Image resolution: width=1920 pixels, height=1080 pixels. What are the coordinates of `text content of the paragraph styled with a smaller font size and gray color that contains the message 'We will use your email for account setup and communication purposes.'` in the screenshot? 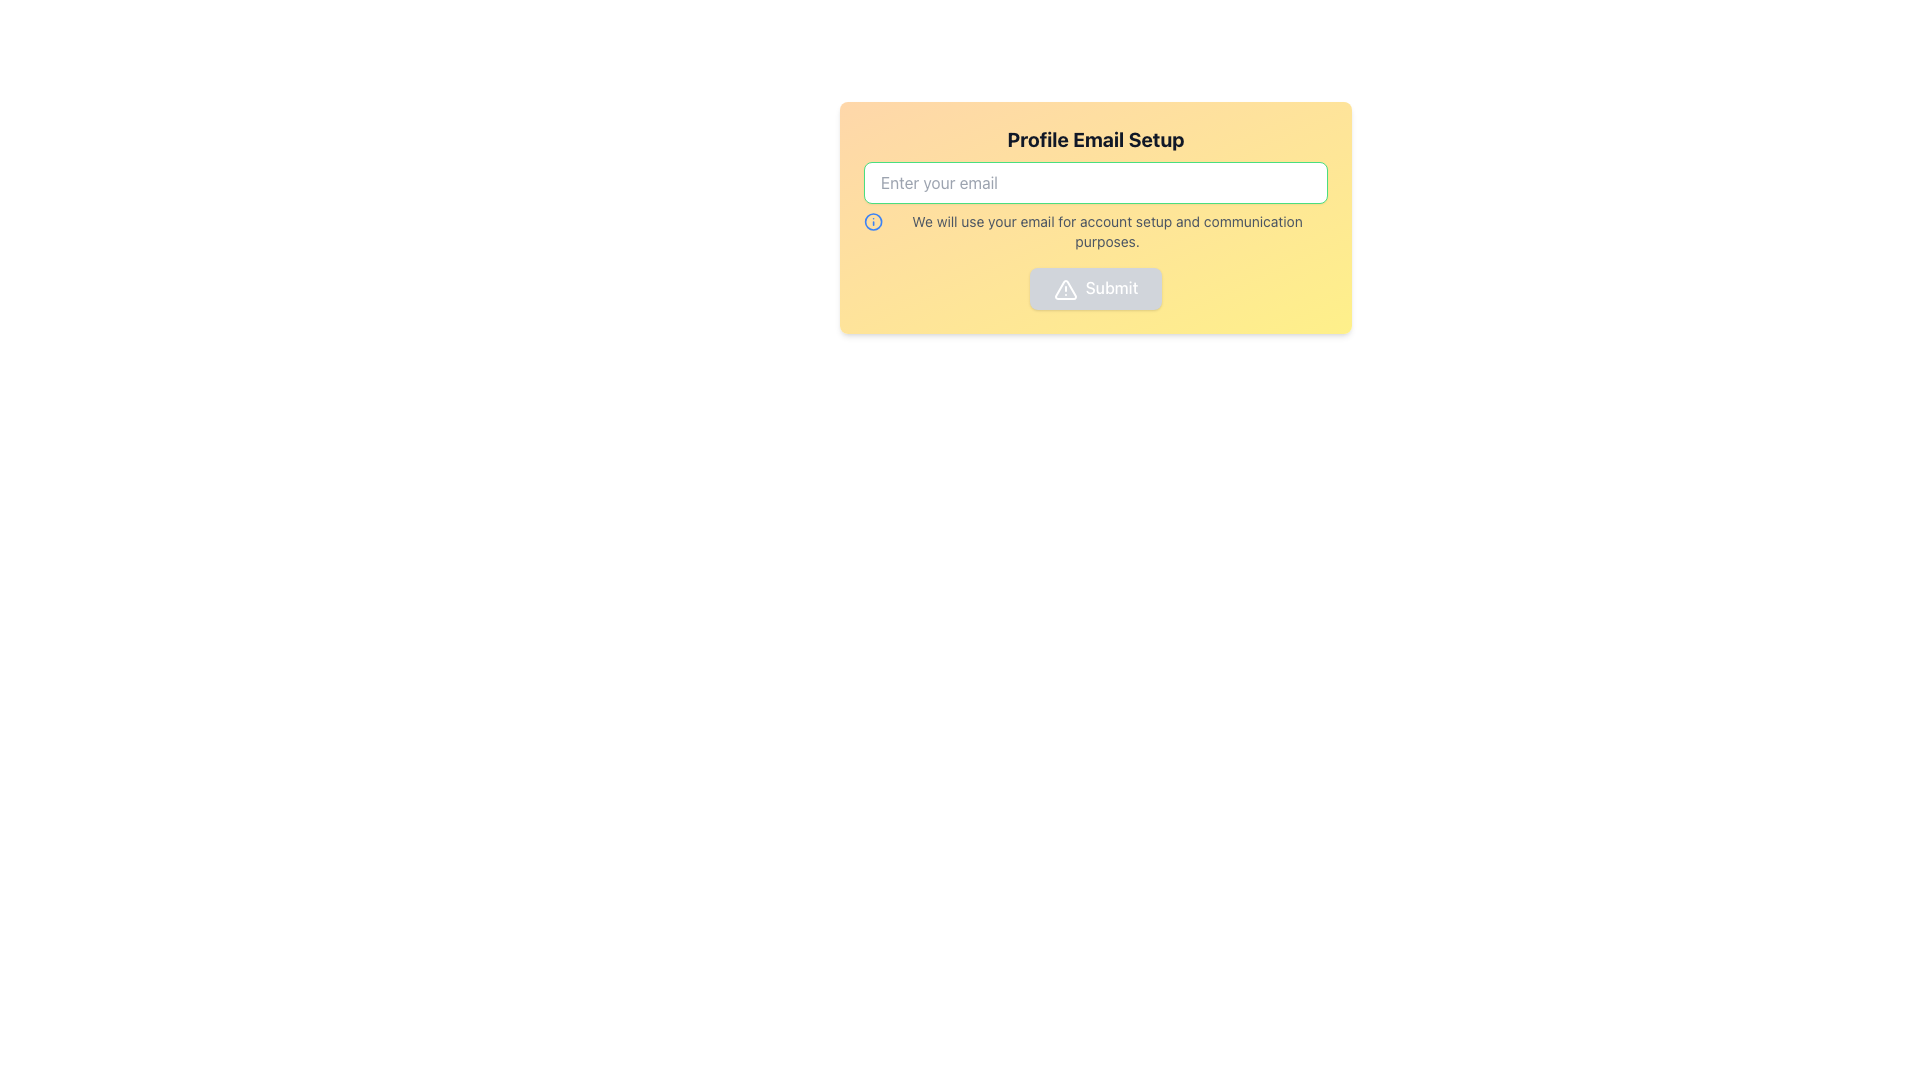 It's located at (1106, 230).